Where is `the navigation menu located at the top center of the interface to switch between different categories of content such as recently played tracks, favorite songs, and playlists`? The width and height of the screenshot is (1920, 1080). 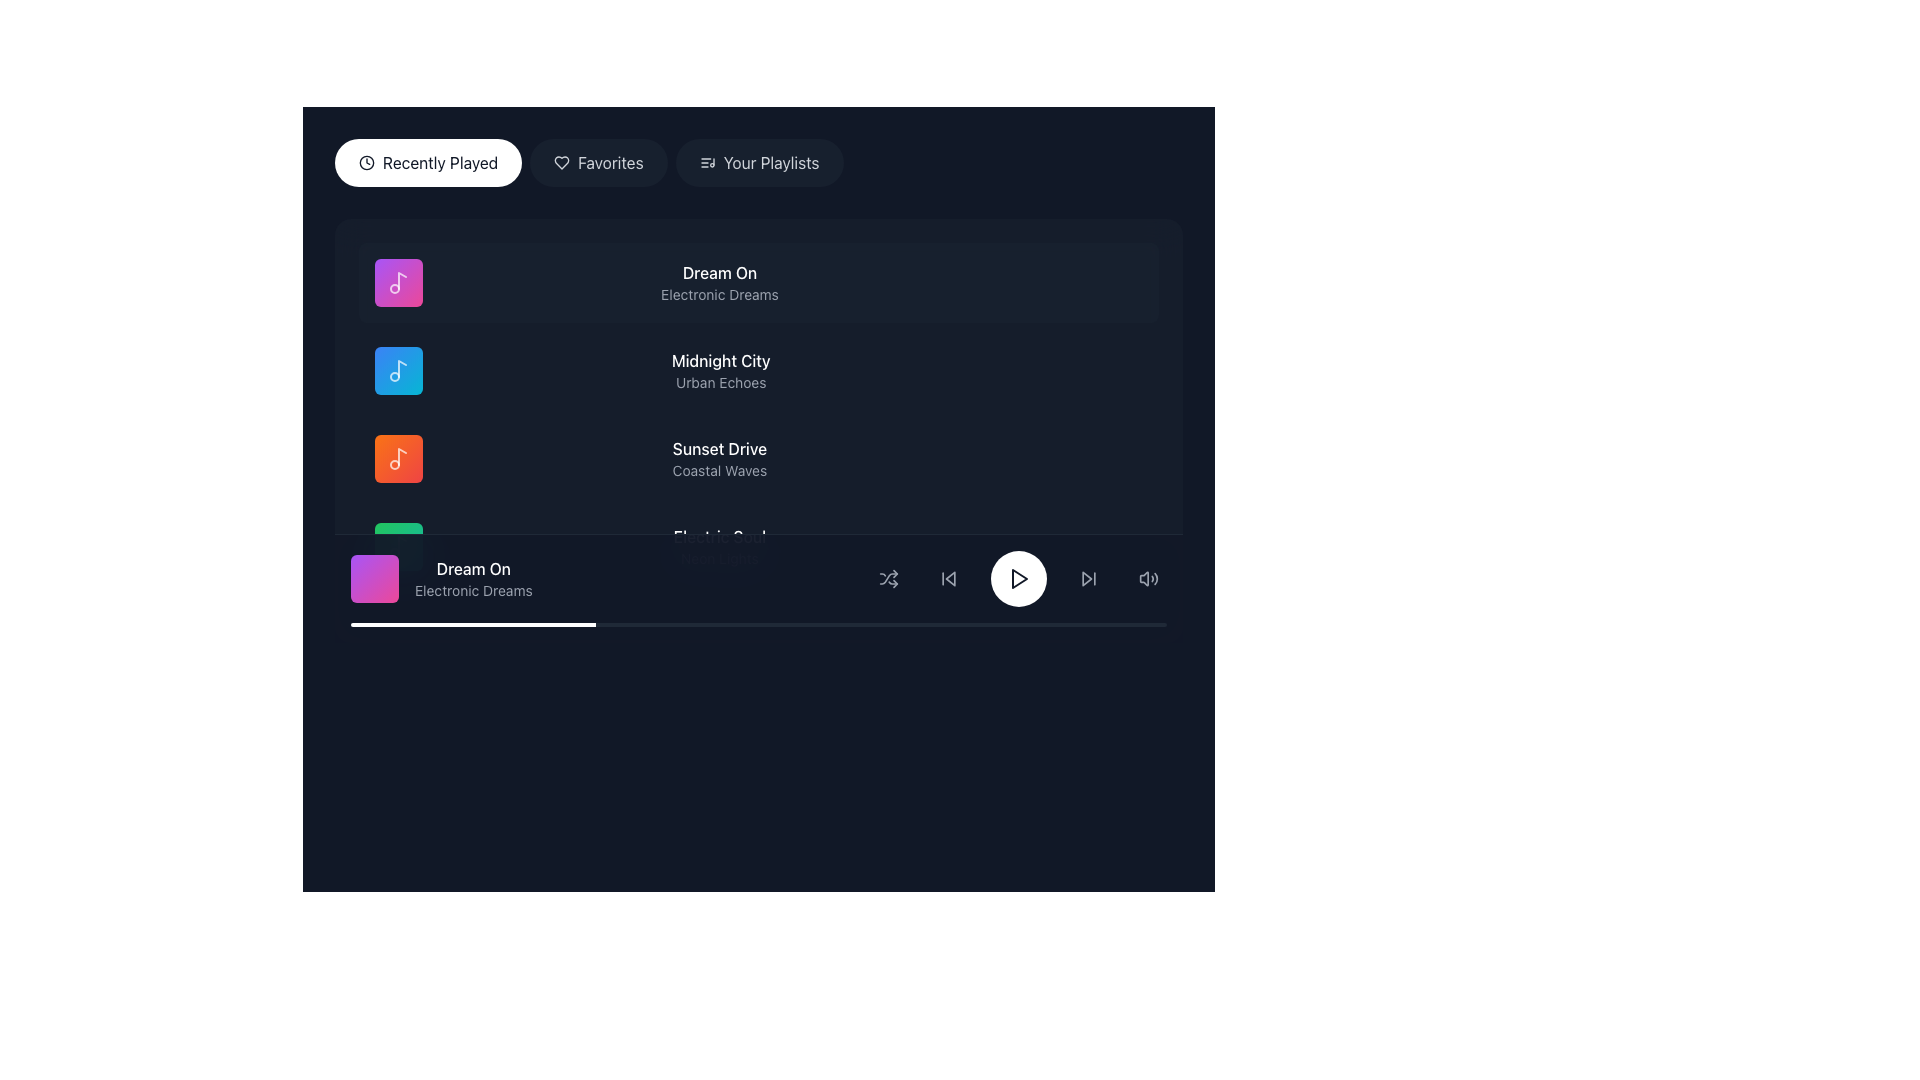
the navigation menu located at the top center of the interface to switch between different categories of content such as recently played tracks, favorite songs, and playlists is located at coordinates (757, 161).